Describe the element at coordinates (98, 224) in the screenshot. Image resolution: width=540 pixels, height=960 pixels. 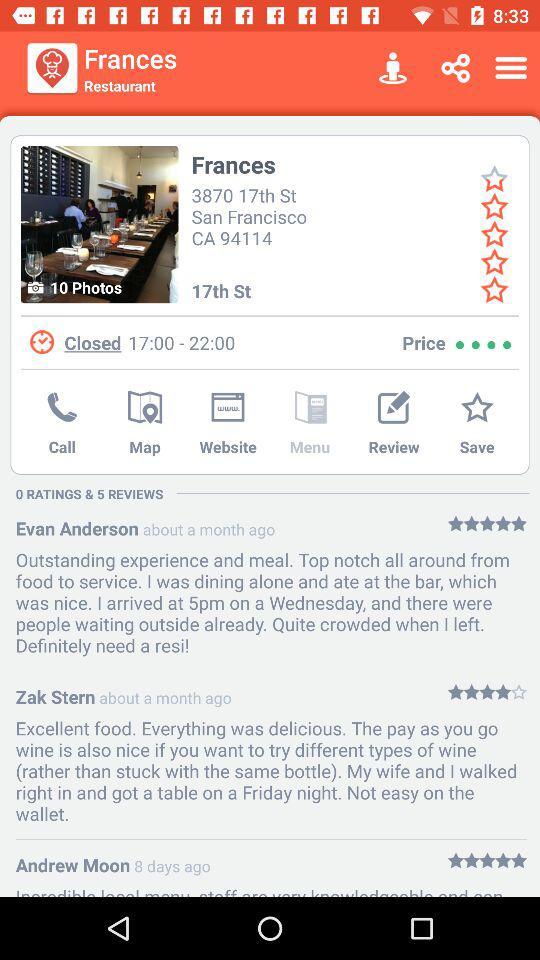
I see `icon to the left of the frances` at that location.